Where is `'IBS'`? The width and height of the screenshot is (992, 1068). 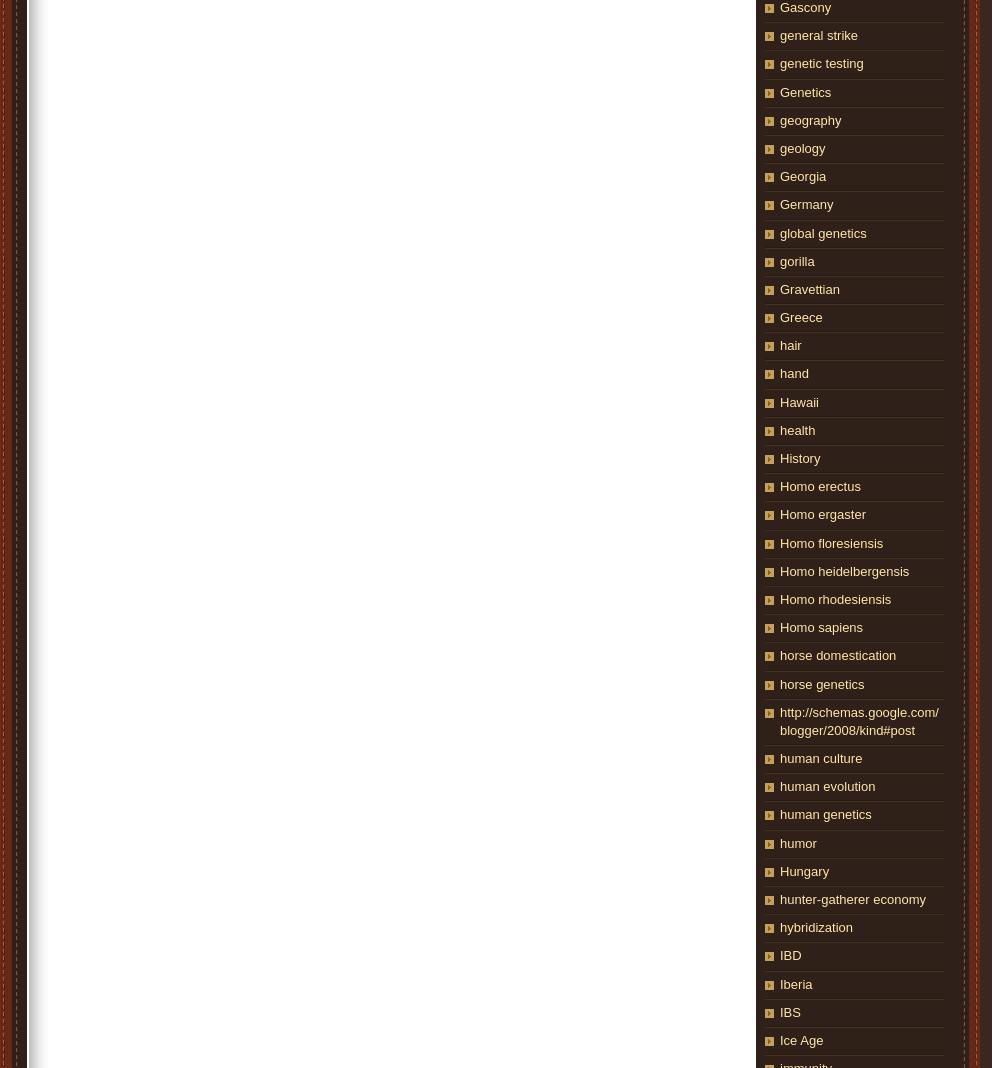 'IBS' is located at coordinates (790, 1011).